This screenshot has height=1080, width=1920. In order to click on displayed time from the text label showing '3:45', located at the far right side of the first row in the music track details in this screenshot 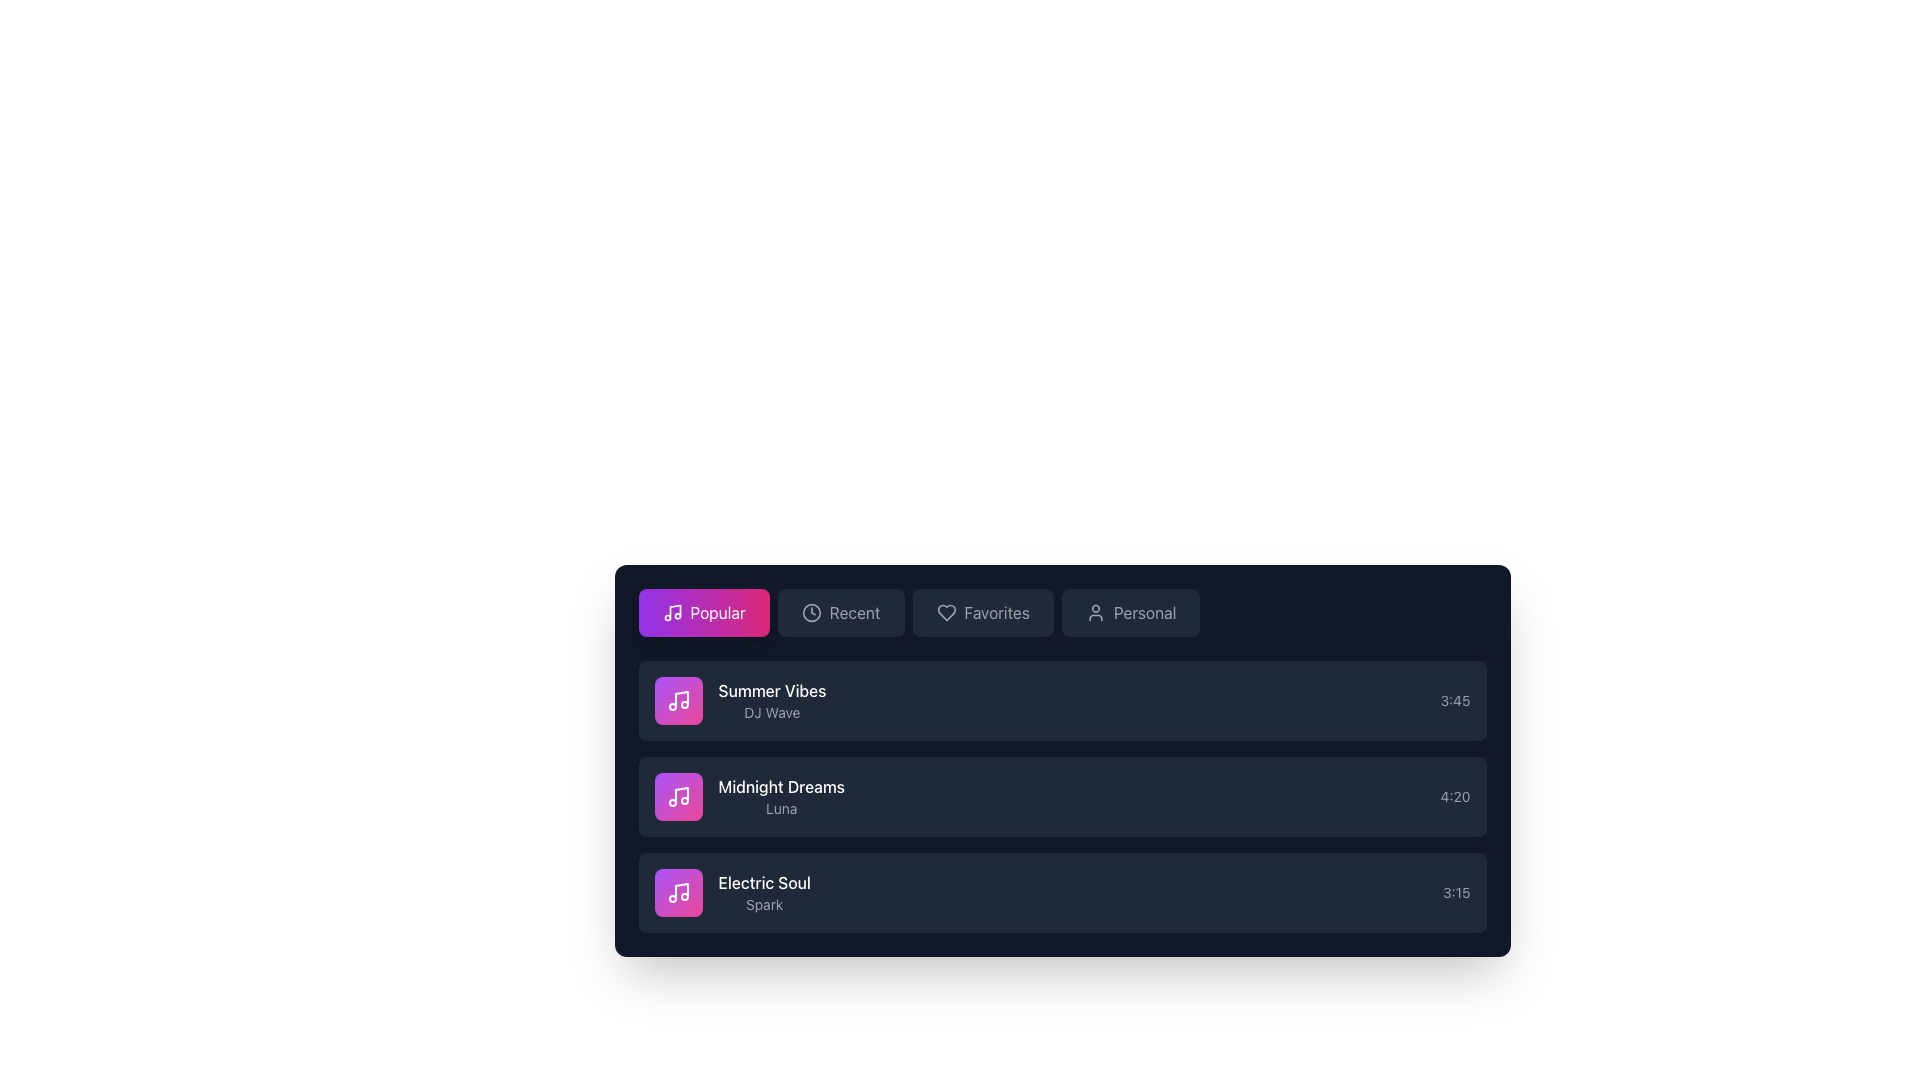, I will do `click(1455, 700)`.